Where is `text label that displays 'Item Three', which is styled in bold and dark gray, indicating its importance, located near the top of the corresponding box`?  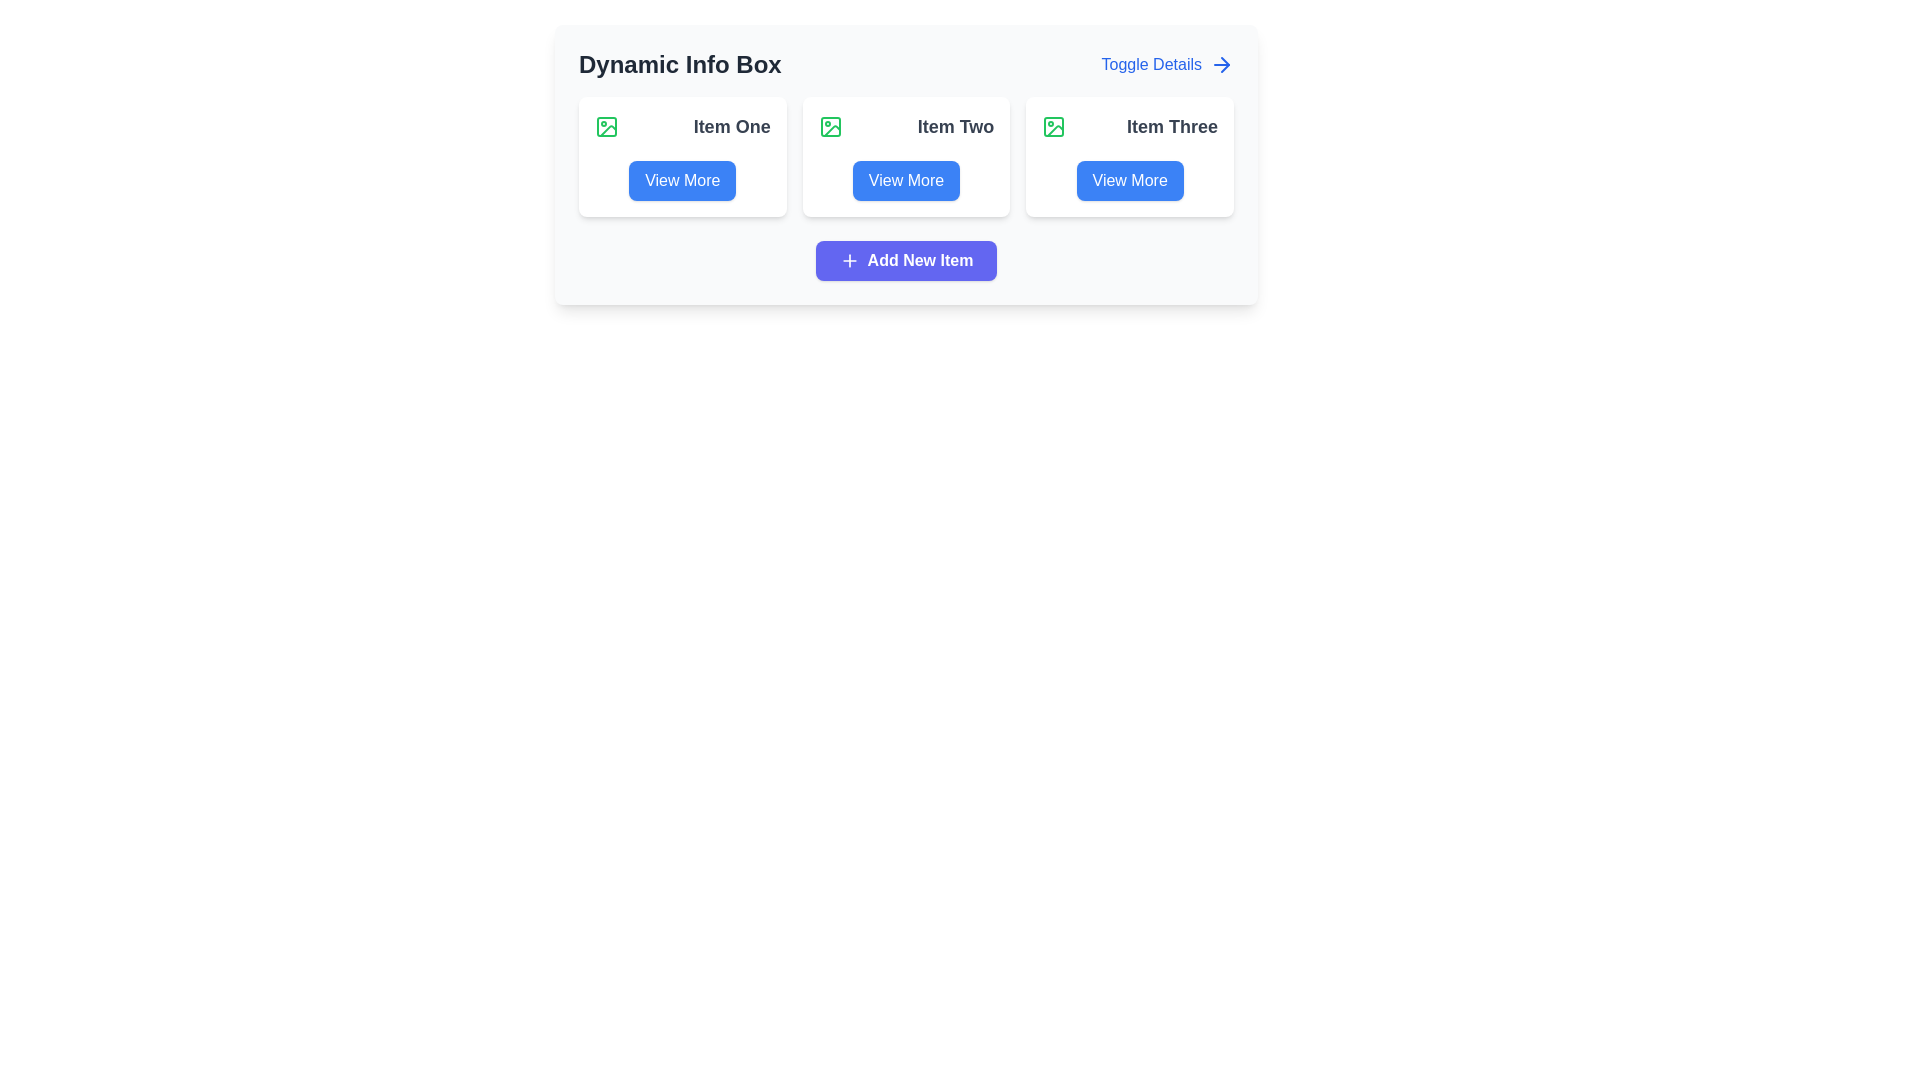
text label that displays 'Item Three', which is styled in bold and dark gray, indicating its importance, located near the top of the corresponding box is located at coordinates (1130, 127).